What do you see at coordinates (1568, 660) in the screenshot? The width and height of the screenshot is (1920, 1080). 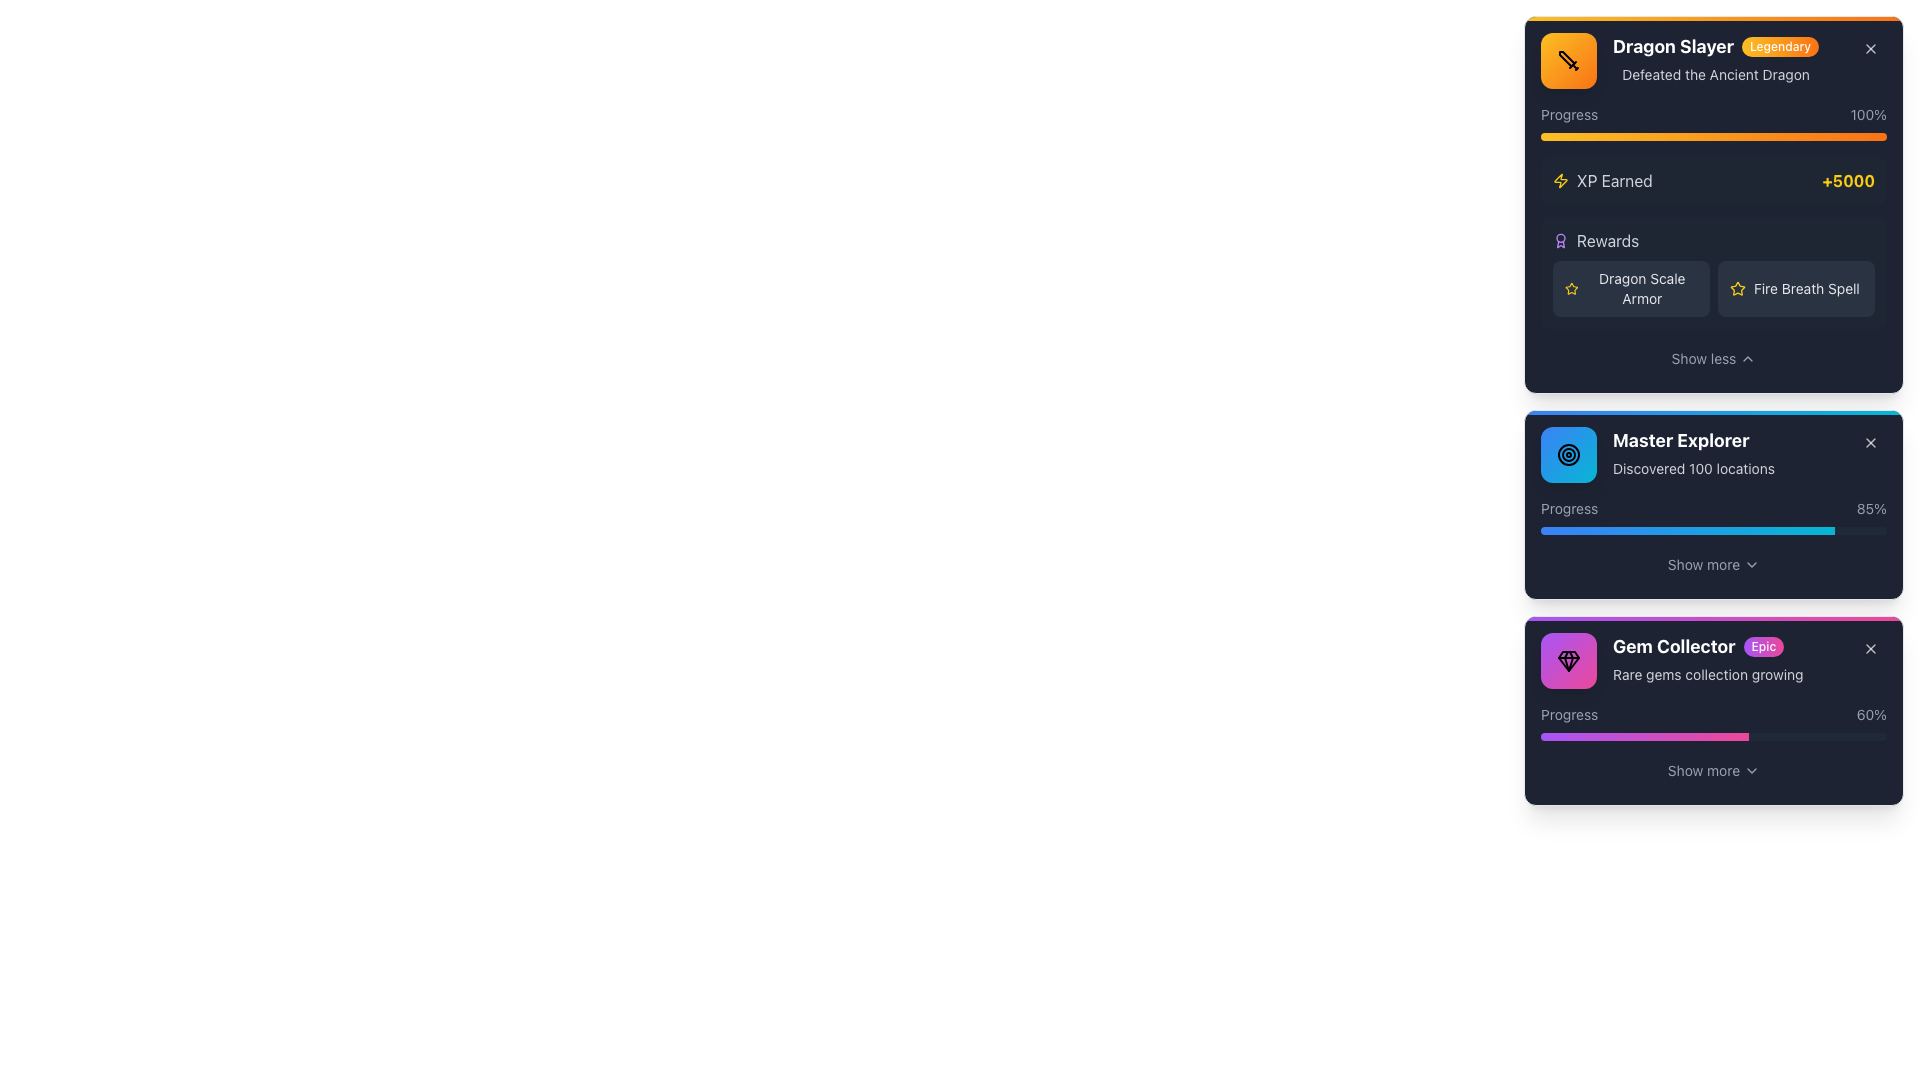 I see `the square icon with a gradient background transitioning from purple to pink, located on the left side of the 'Gem Collector' section` at bounding box center [1568, 660].